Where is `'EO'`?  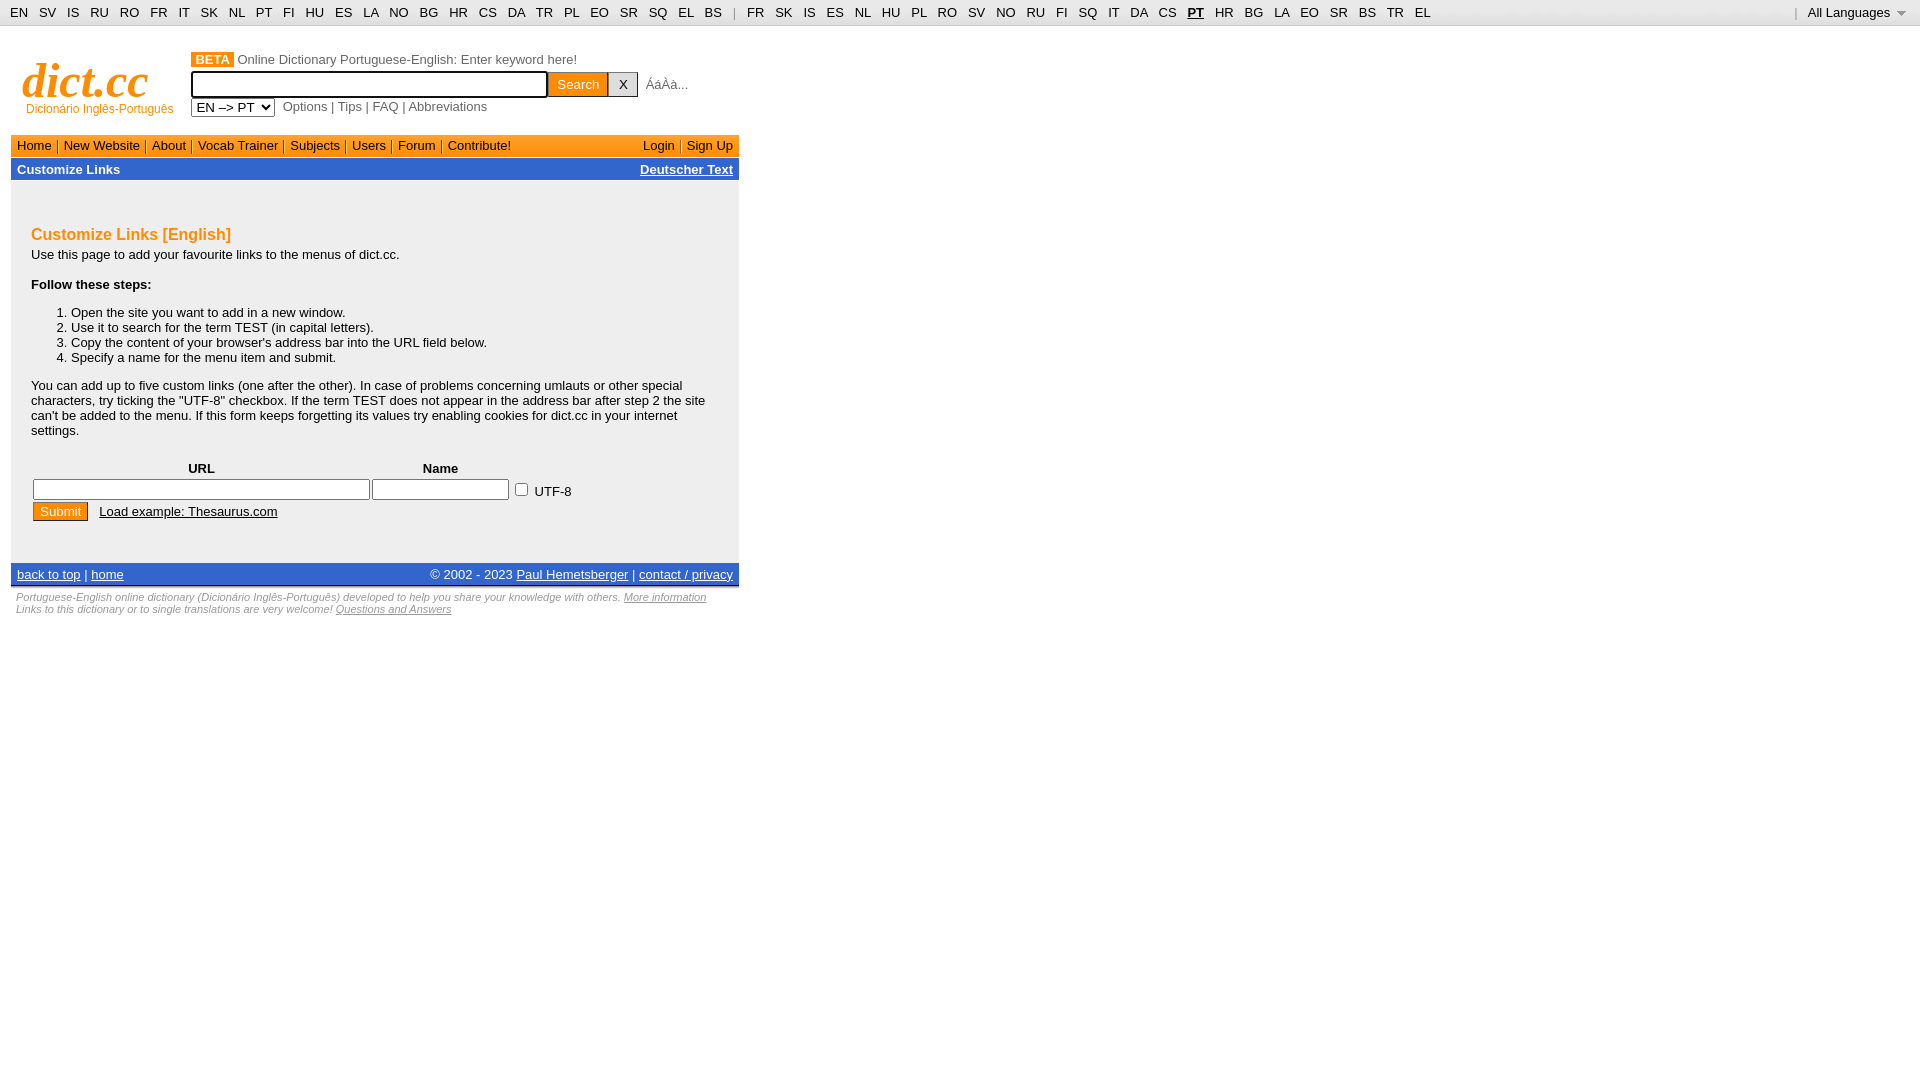 'EO' is located at coordinates (598, 12).